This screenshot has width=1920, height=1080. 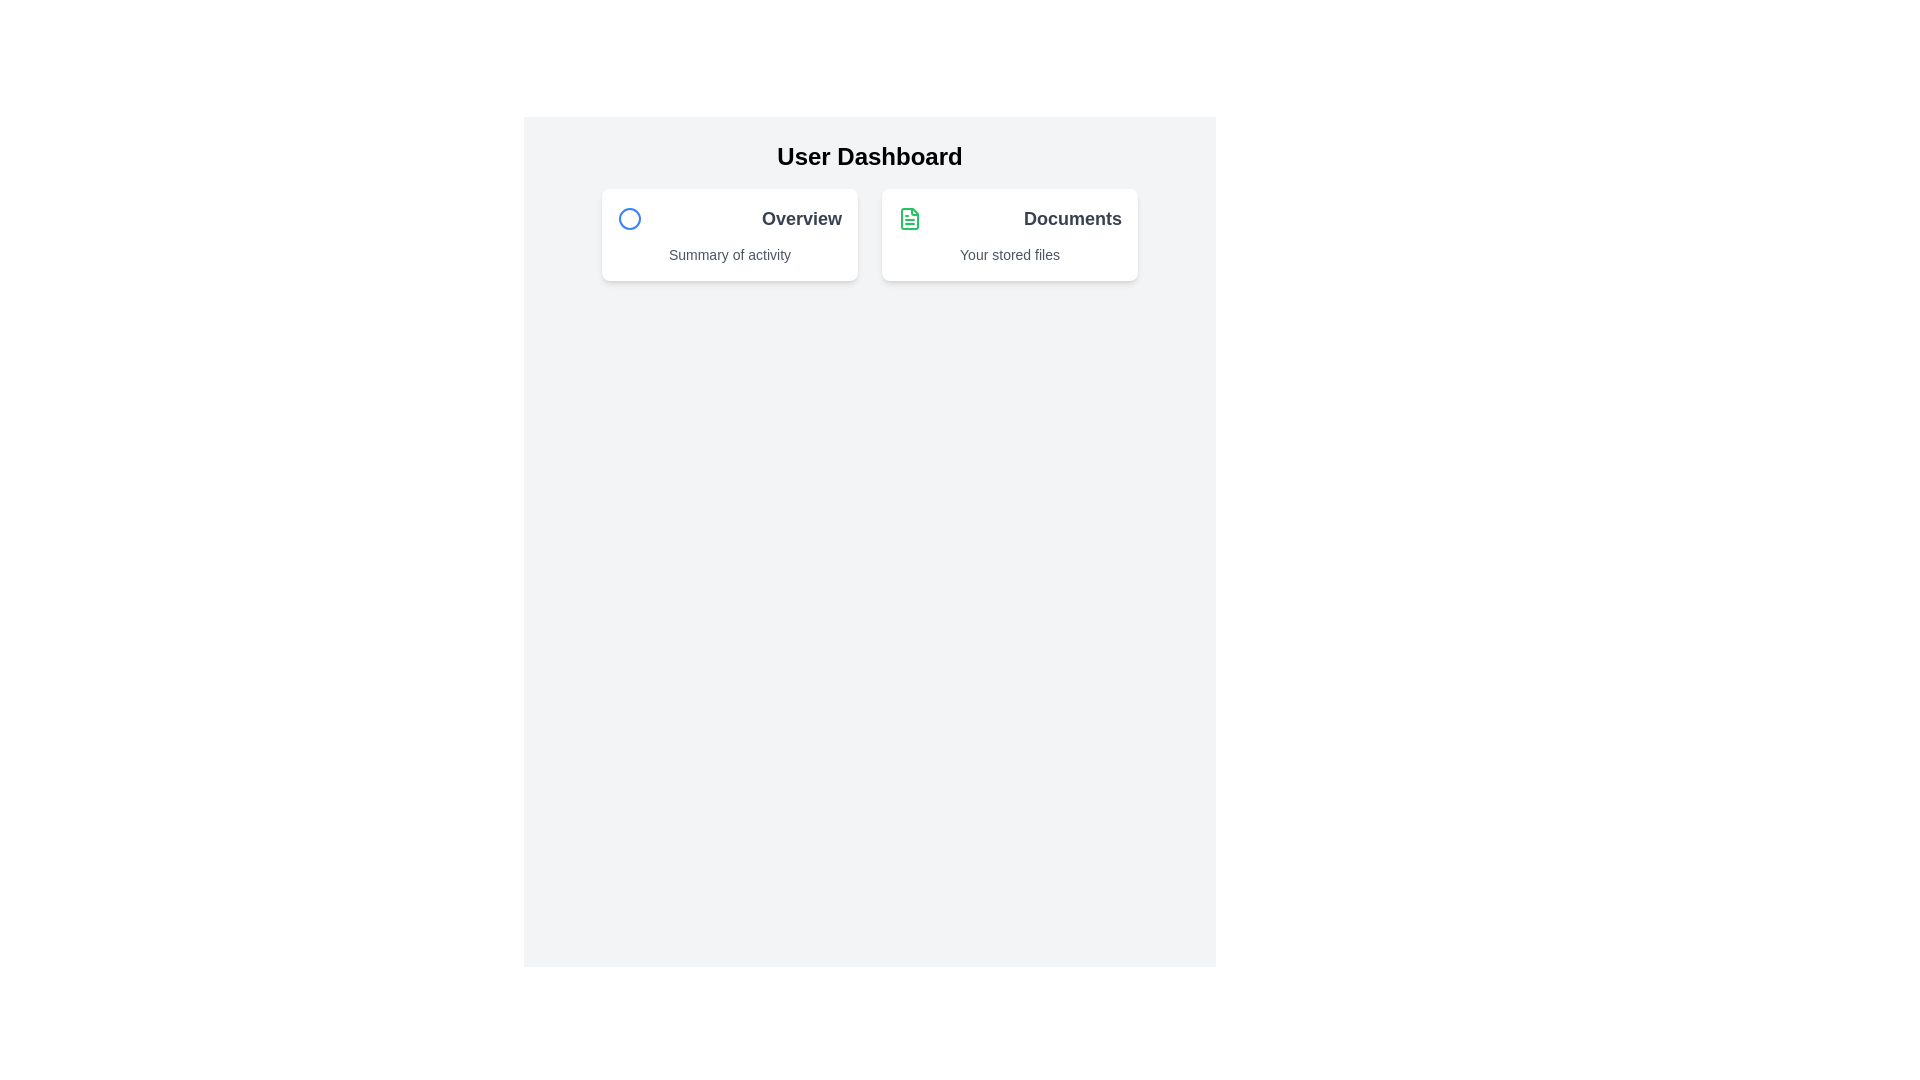 What do you see at coordinates (909, 219) in the screenshot?
I see `'Documents' icon located in the second card from the left in the main section of the dashboard, which is positioned to the left of the label 'Documents'` at bounding box center [909, 219].